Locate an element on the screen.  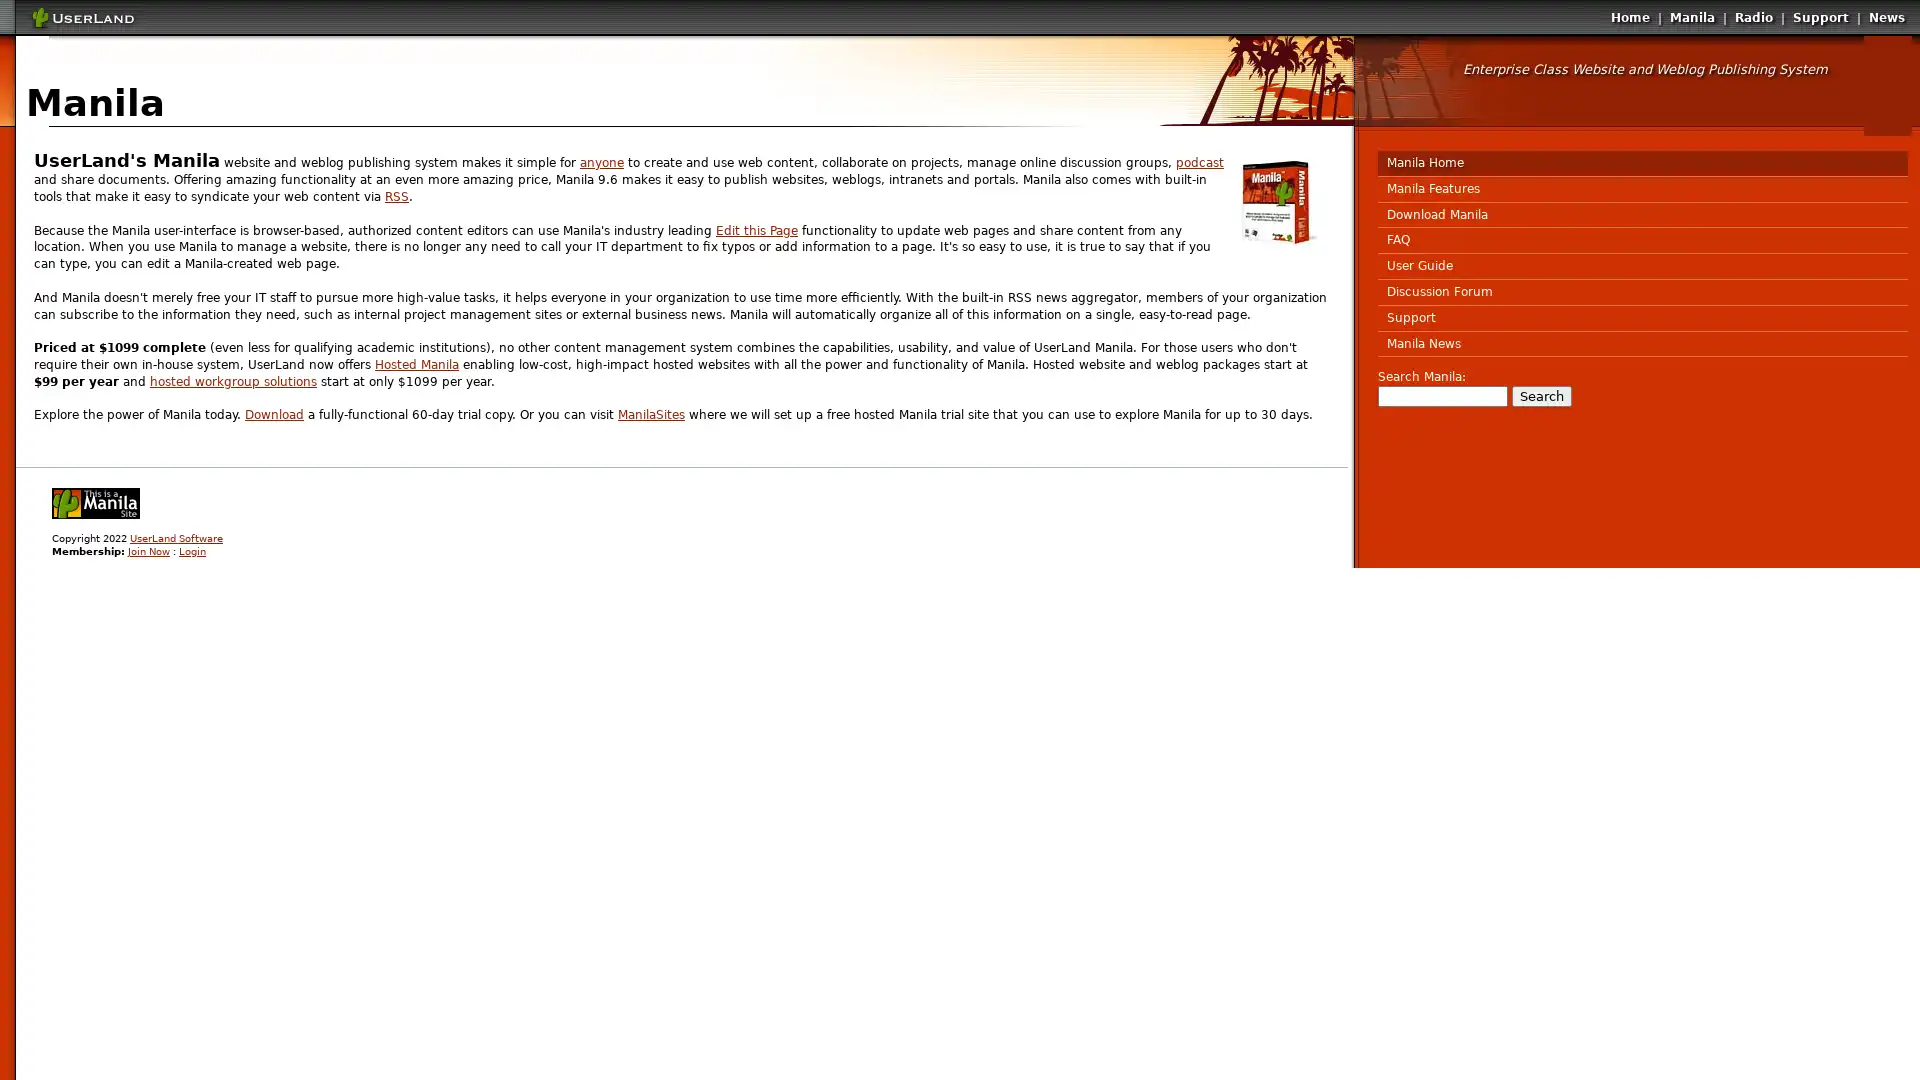
Search is located at coordinates (1540, 396).